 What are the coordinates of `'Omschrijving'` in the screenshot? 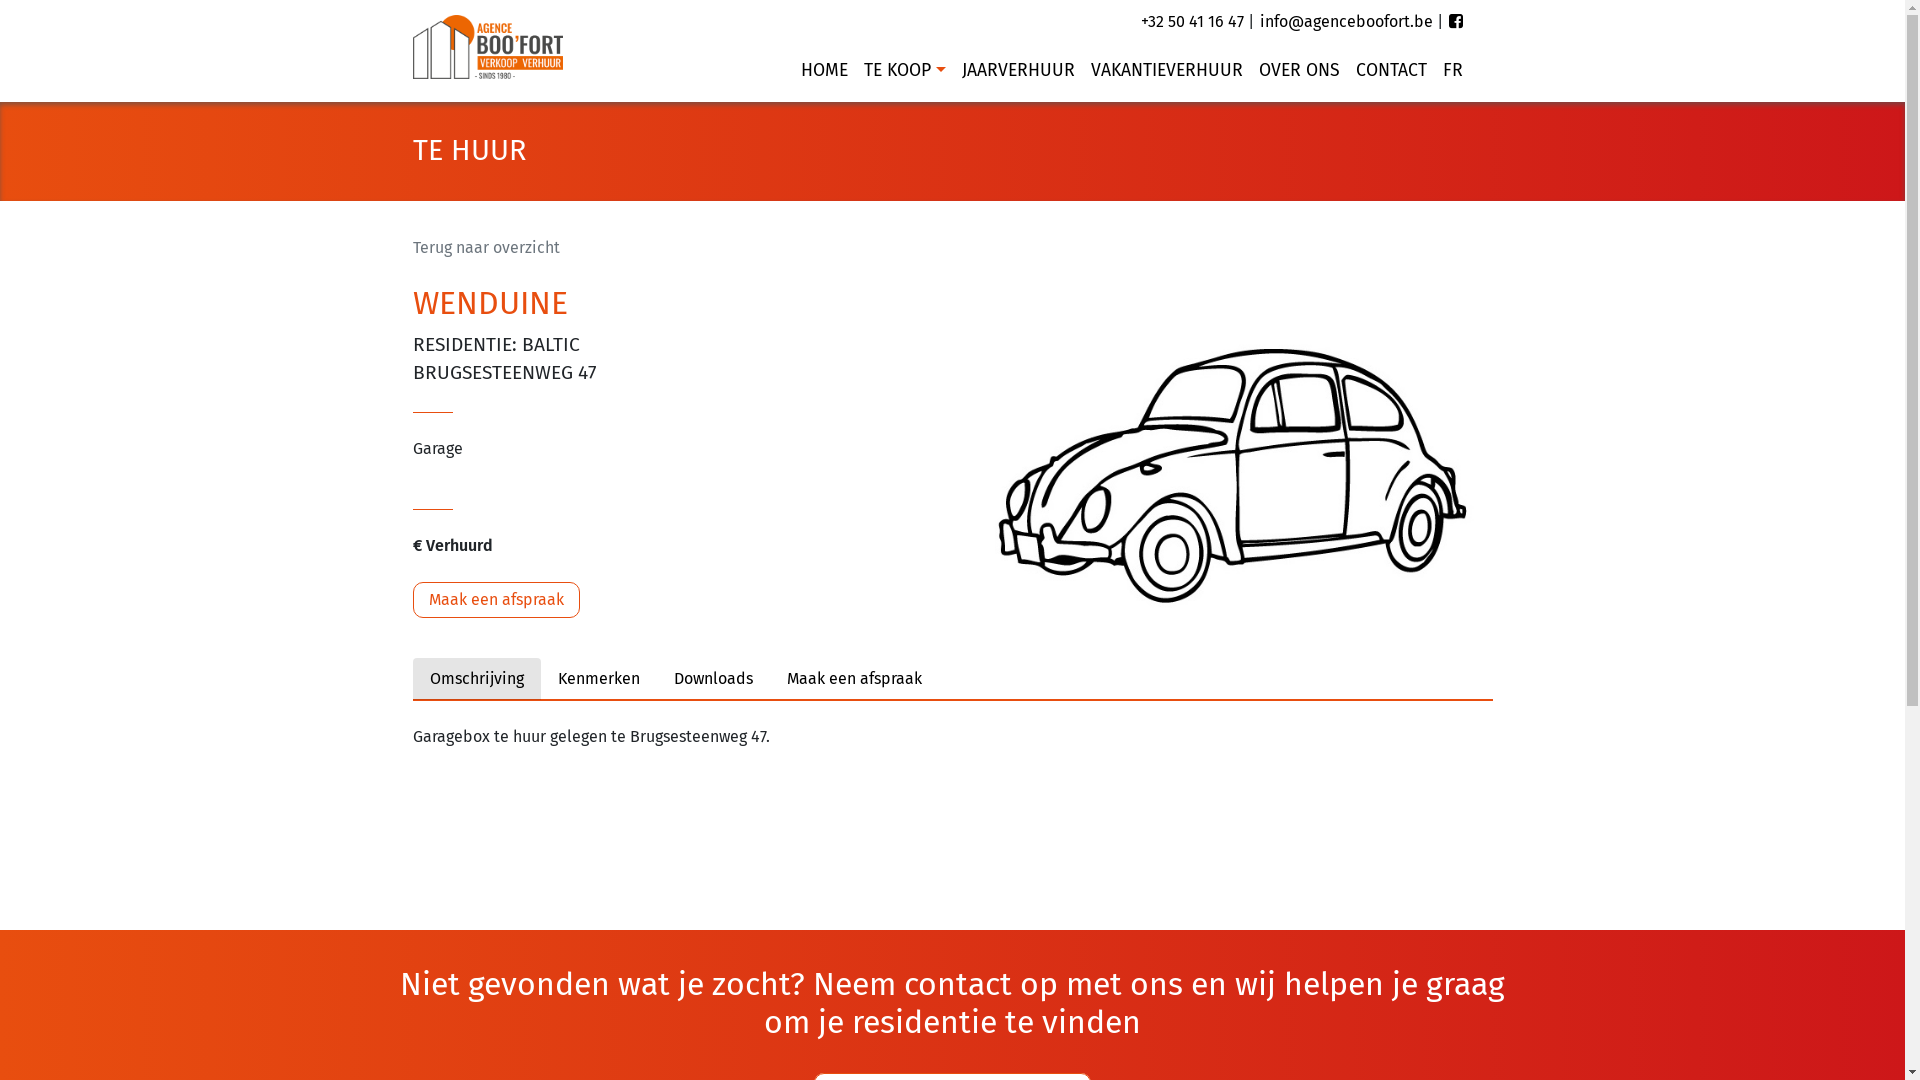 It's located at (474, 677).